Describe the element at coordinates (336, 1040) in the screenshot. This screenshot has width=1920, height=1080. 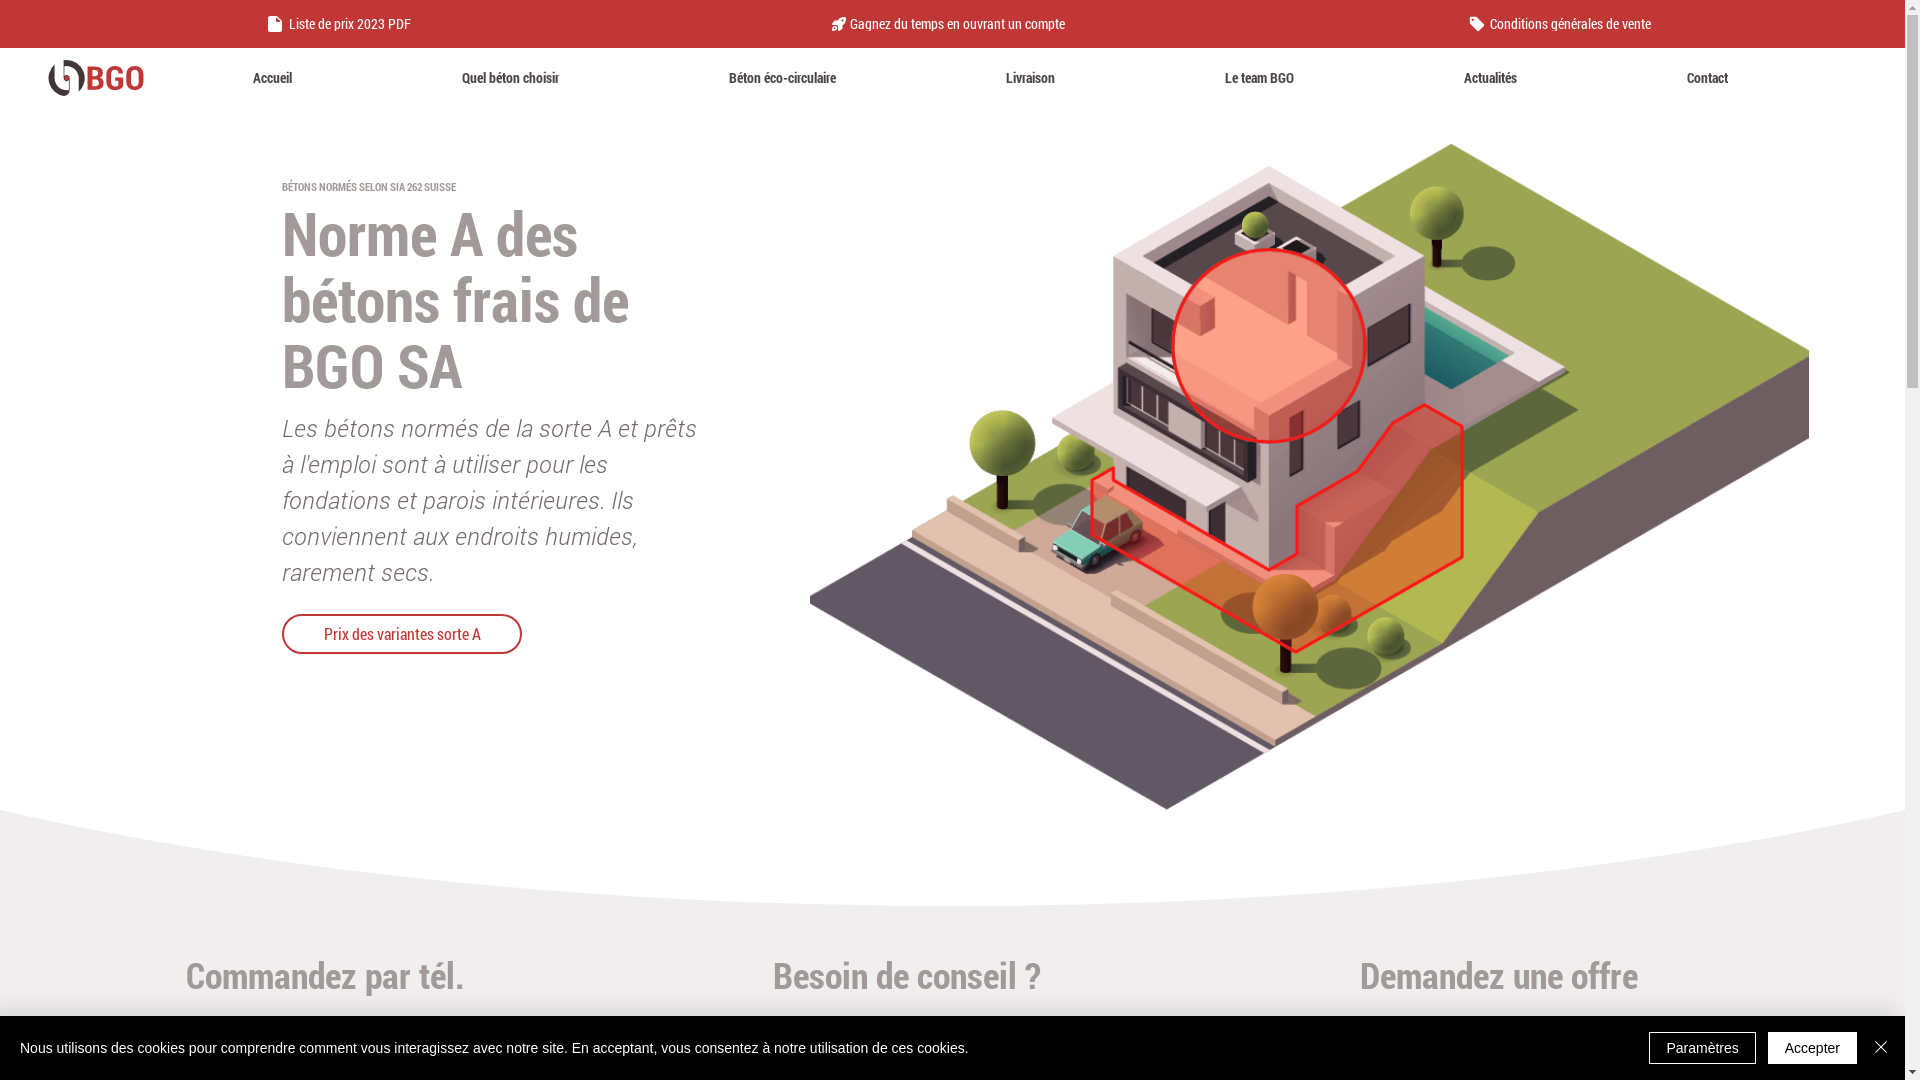
I see `'+41 21 869 06 61'` at that location.